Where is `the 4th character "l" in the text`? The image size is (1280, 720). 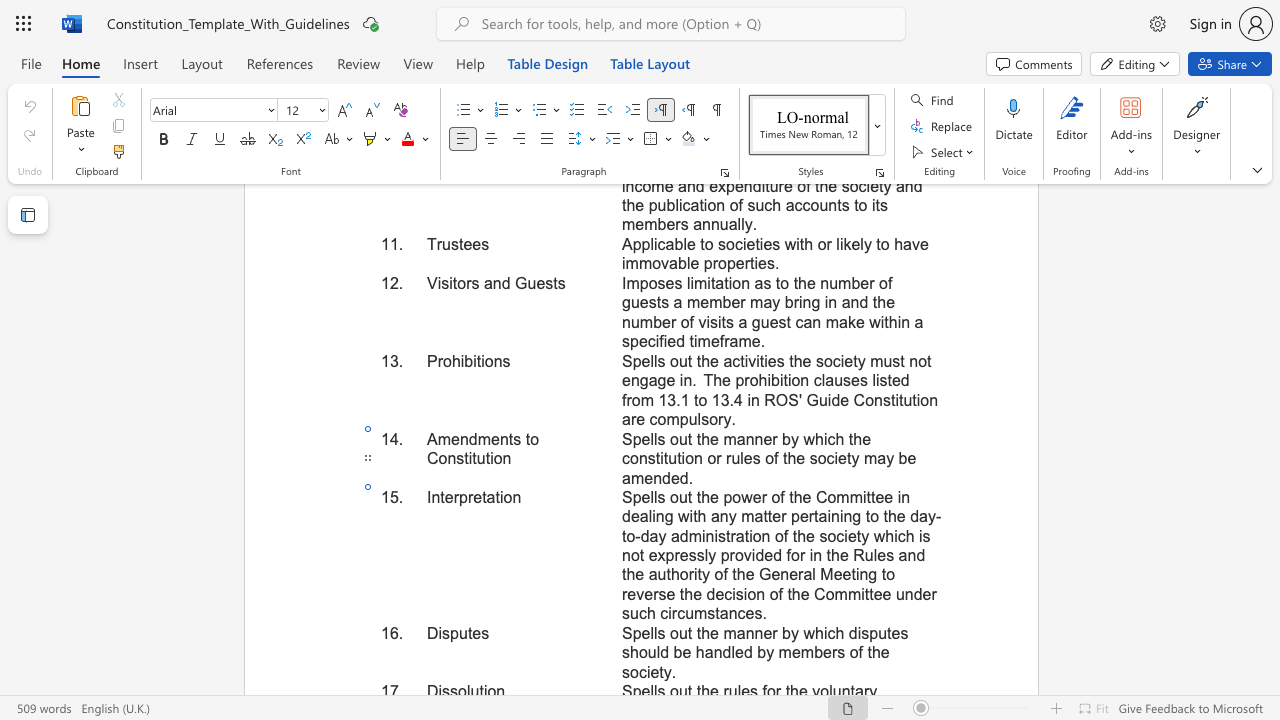
the 4th character "l" in the text is located at coordinates (706, 555).